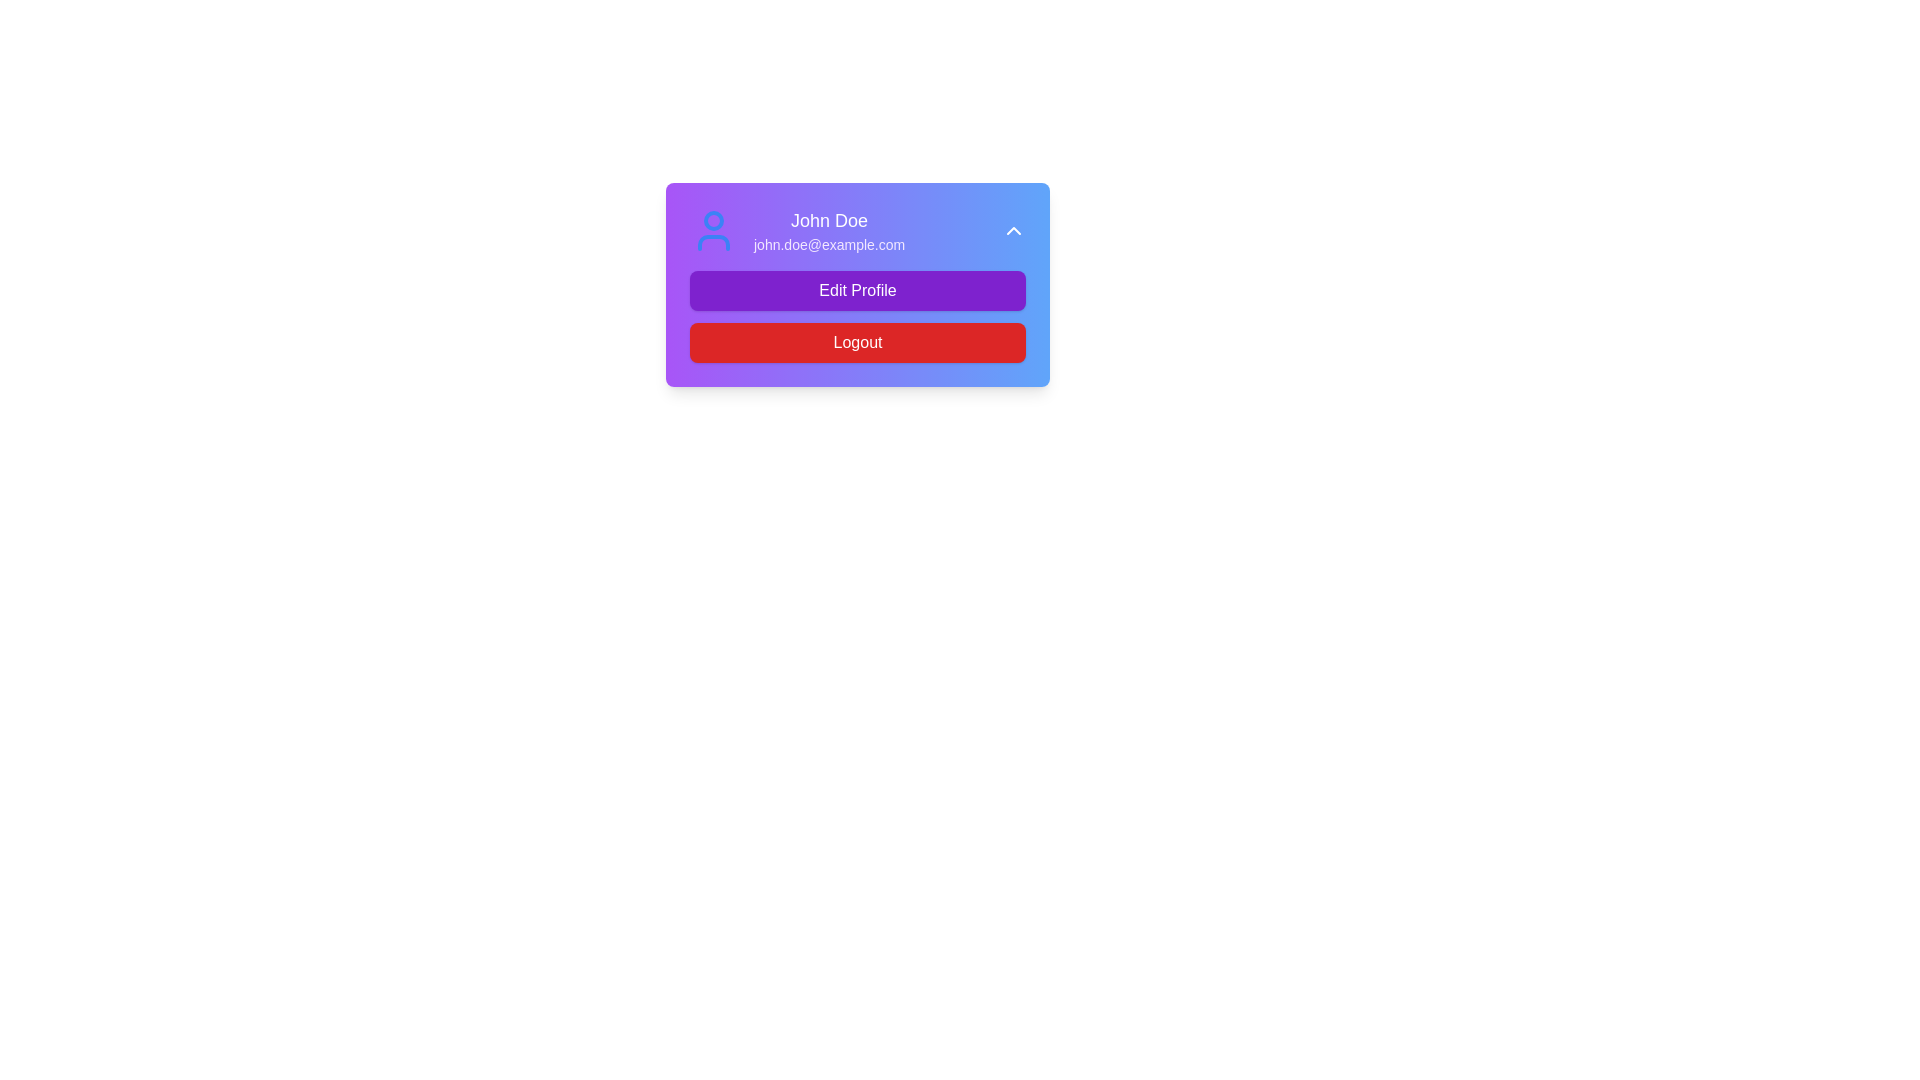  I want to click on the user profile information display that shows the username 'John Doe' and email 'john.doe@example.com', which is located in the upper section of a card layout with a blue outline user avatar icon, so click(796, 230).